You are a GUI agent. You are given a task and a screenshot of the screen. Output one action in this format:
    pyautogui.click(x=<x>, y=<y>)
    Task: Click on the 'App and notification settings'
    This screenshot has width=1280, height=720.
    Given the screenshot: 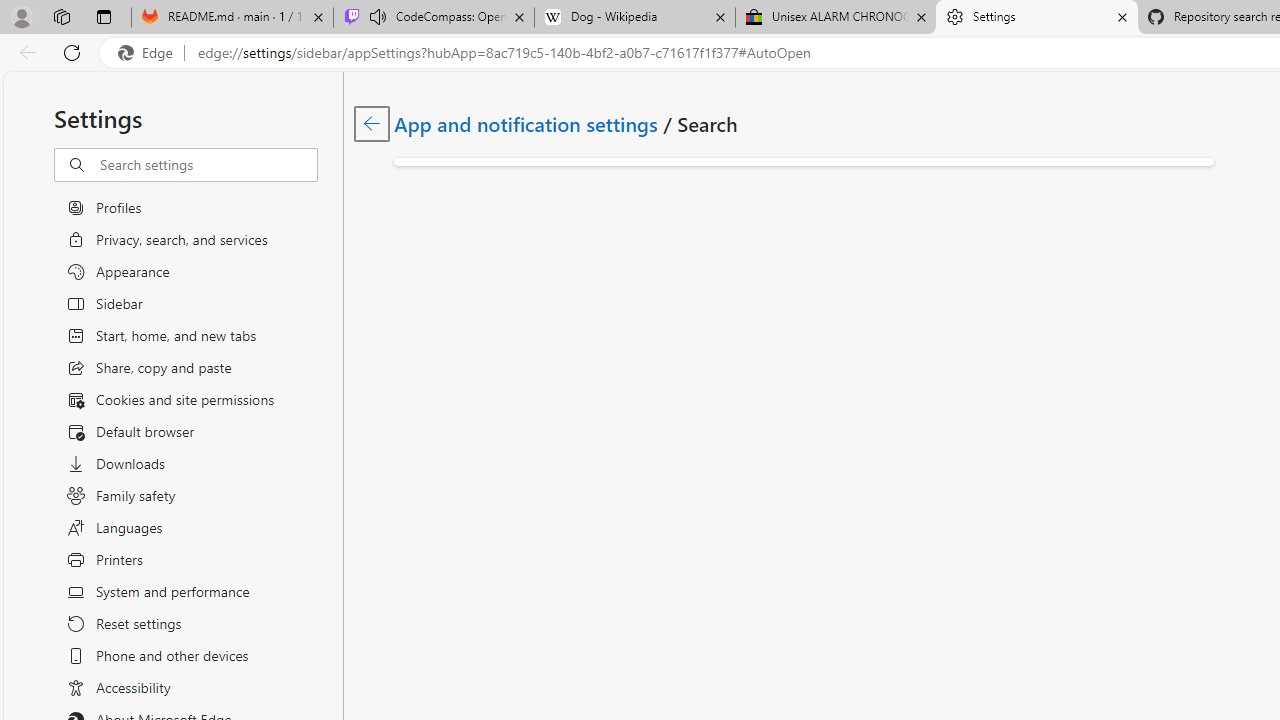 What is the action you would take?
    pyautogui.click(x=527, y=123)
    